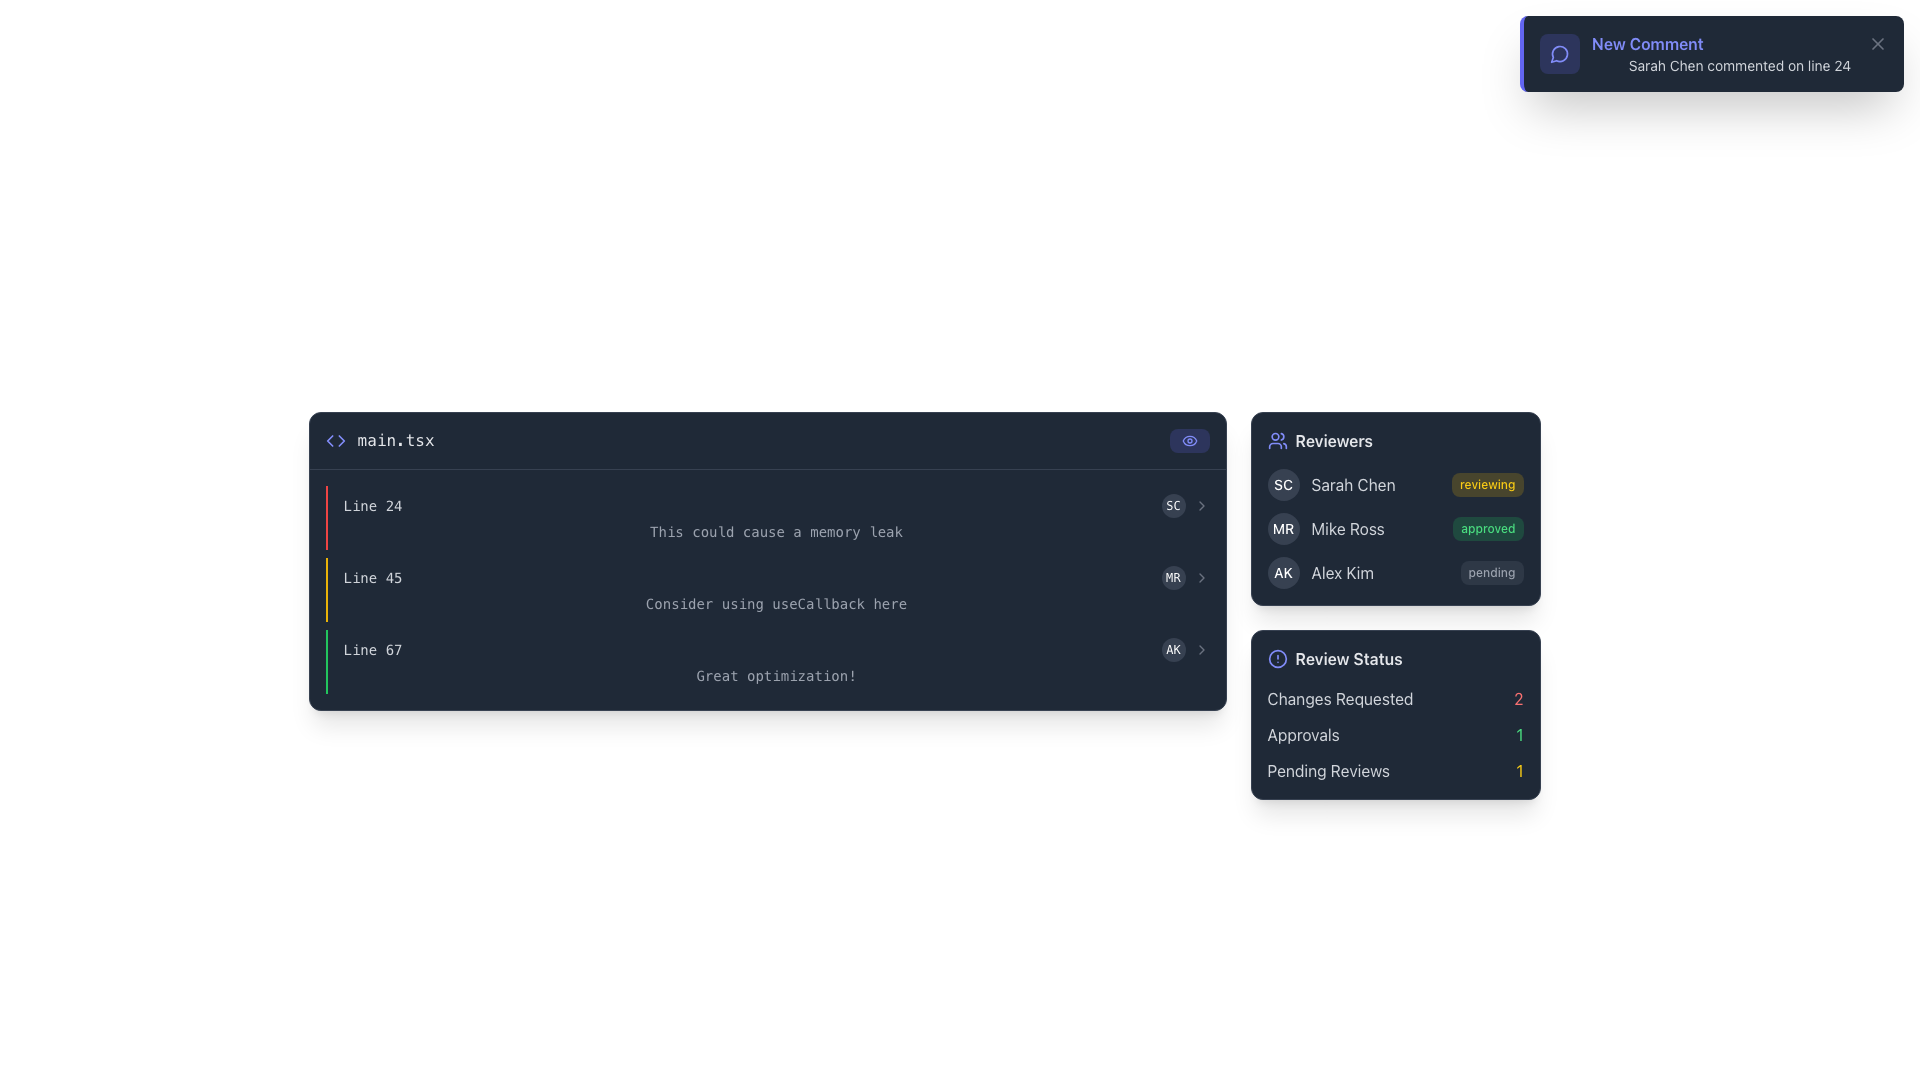 The height and width of the screenshot is (1080, 1920). I want to click on the Status badge indicating 'approved' for reviewer 'Mike Ross' located in the 'Reviewers' panel, positioned to the right of his initials 'MR', so click(1488, 527).